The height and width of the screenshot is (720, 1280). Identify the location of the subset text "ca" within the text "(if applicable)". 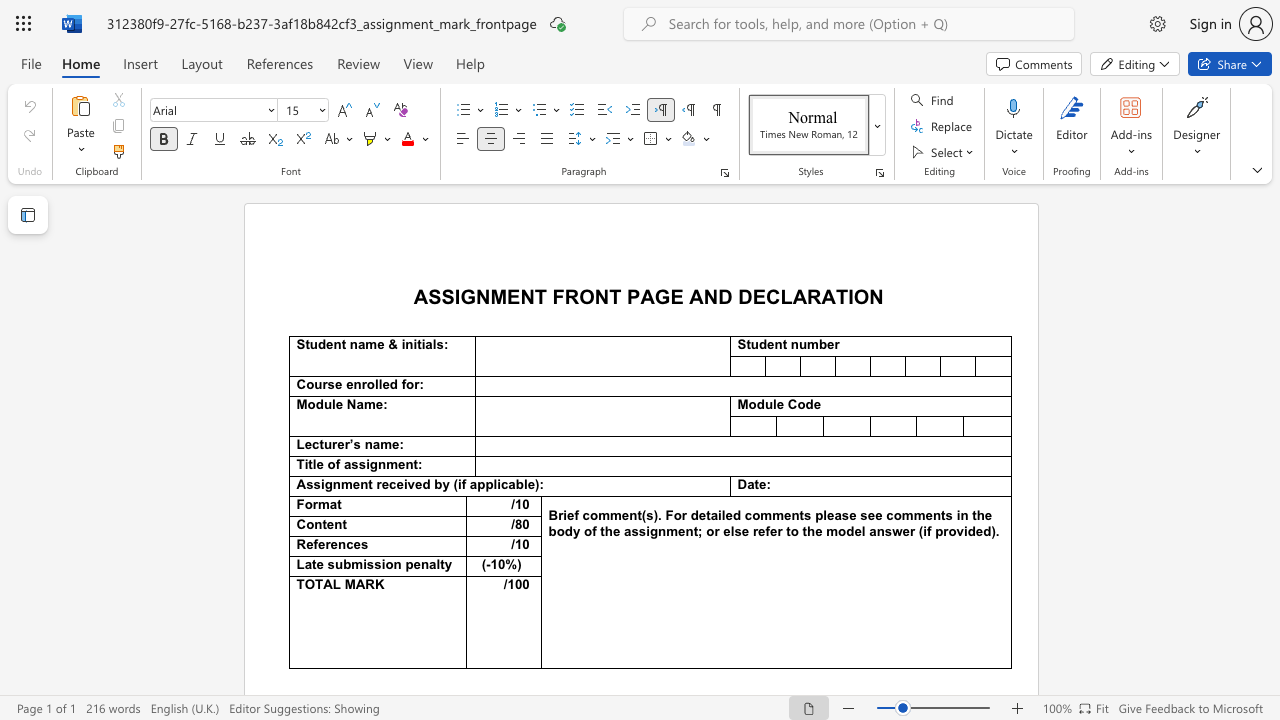
(500, 484).